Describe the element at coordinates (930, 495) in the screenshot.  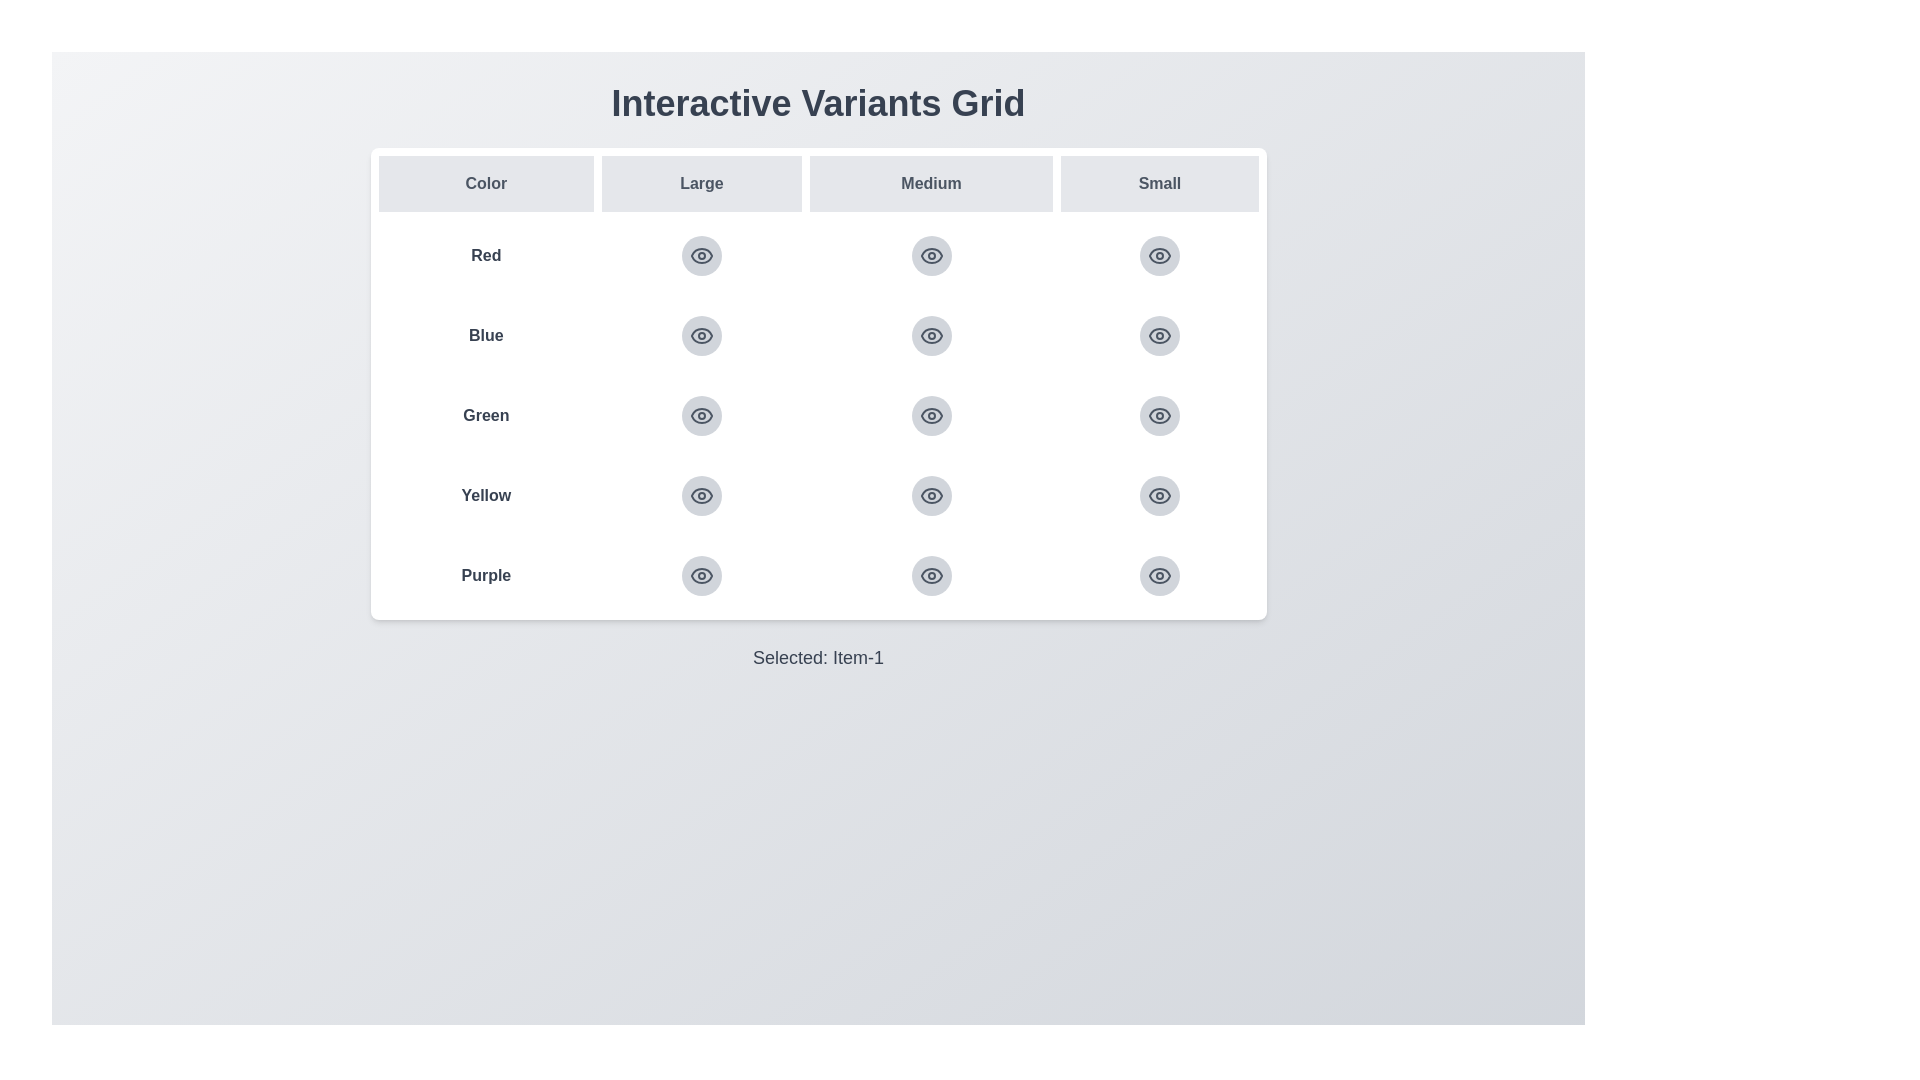
I see `the Eye icon in the fourth row and third column of the Interactive Variants Grid` at that location.